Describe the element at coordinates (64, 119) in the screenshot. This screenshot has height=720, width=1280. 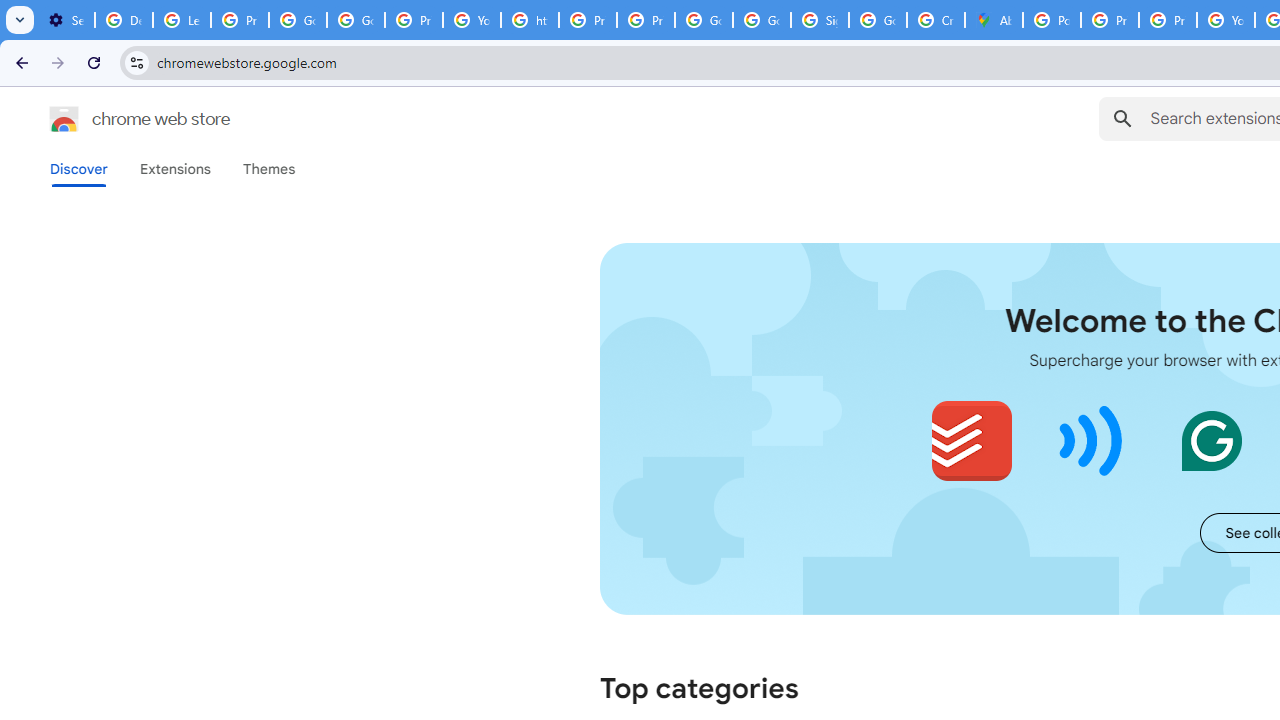
I see `'Chrome Web Store logo'` at that location.